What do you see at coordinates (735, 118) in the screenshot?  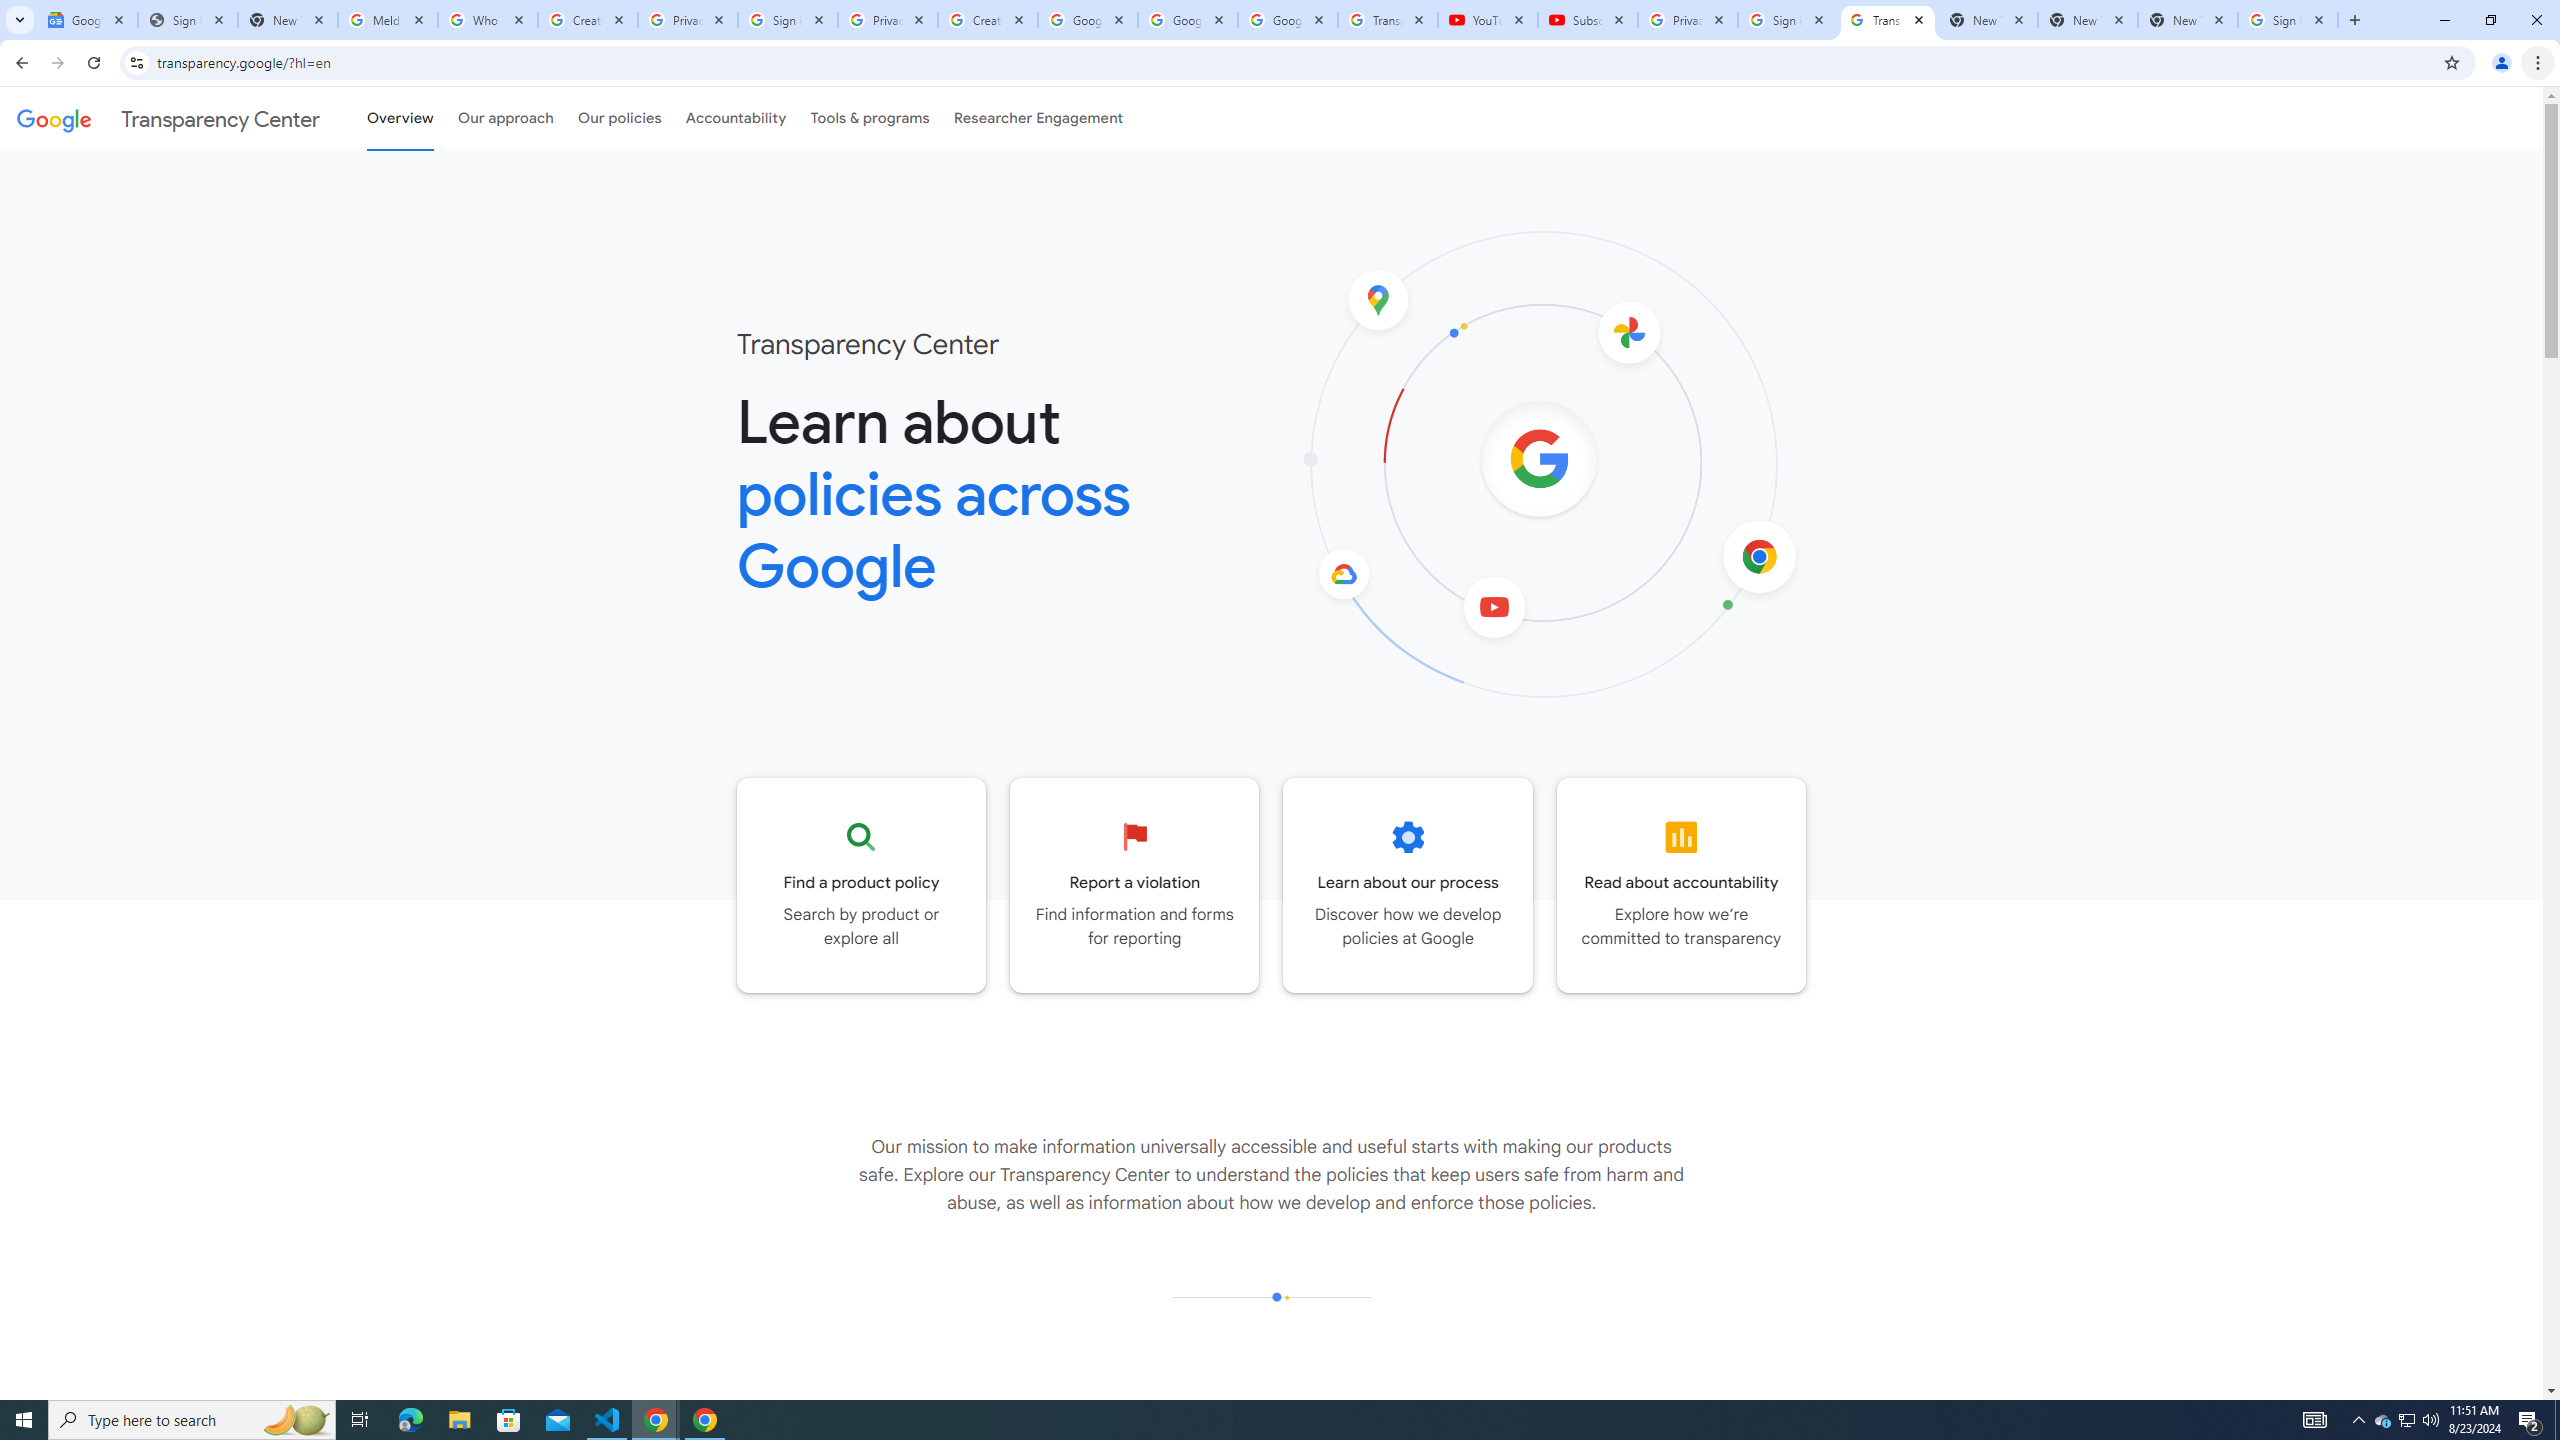 I see `'Accountability'` at bounding box center [735, 118].